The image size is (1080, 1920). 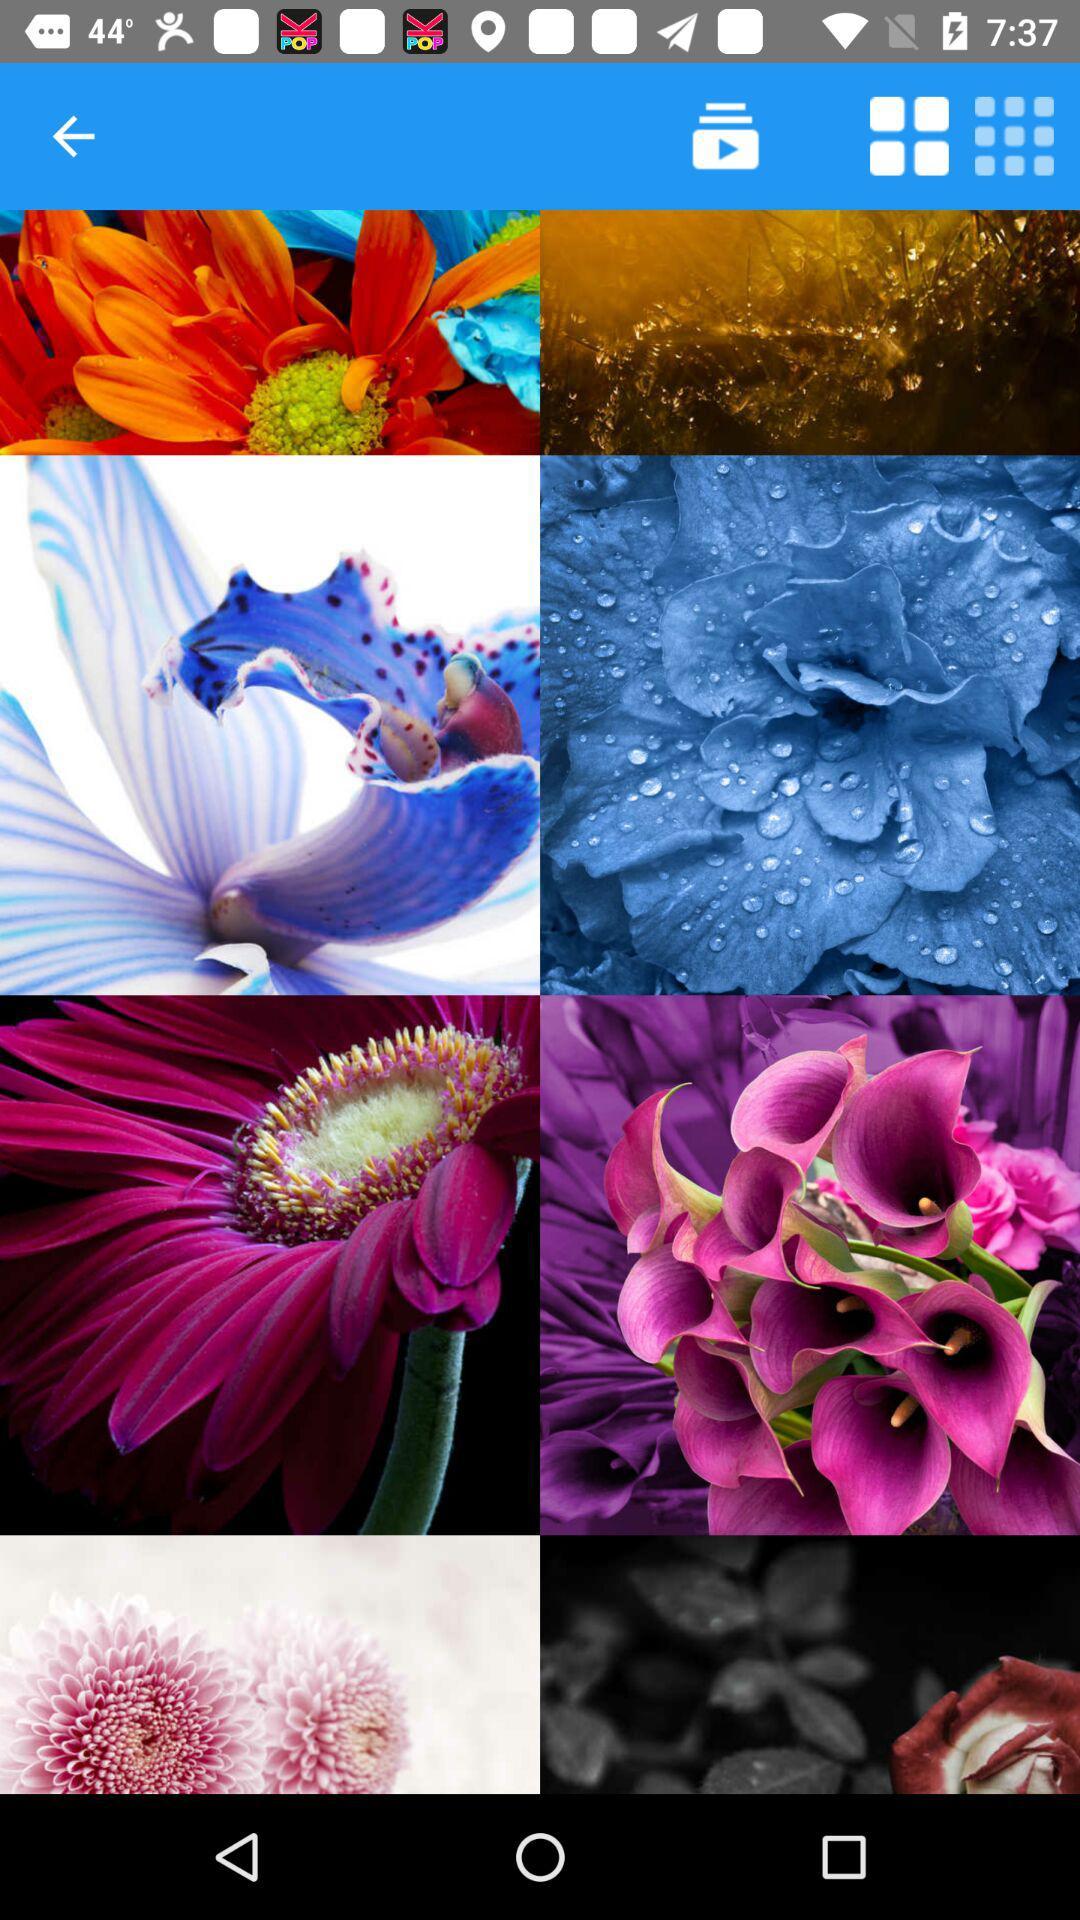 I want to click on purpose, so click(x=909, y=135).